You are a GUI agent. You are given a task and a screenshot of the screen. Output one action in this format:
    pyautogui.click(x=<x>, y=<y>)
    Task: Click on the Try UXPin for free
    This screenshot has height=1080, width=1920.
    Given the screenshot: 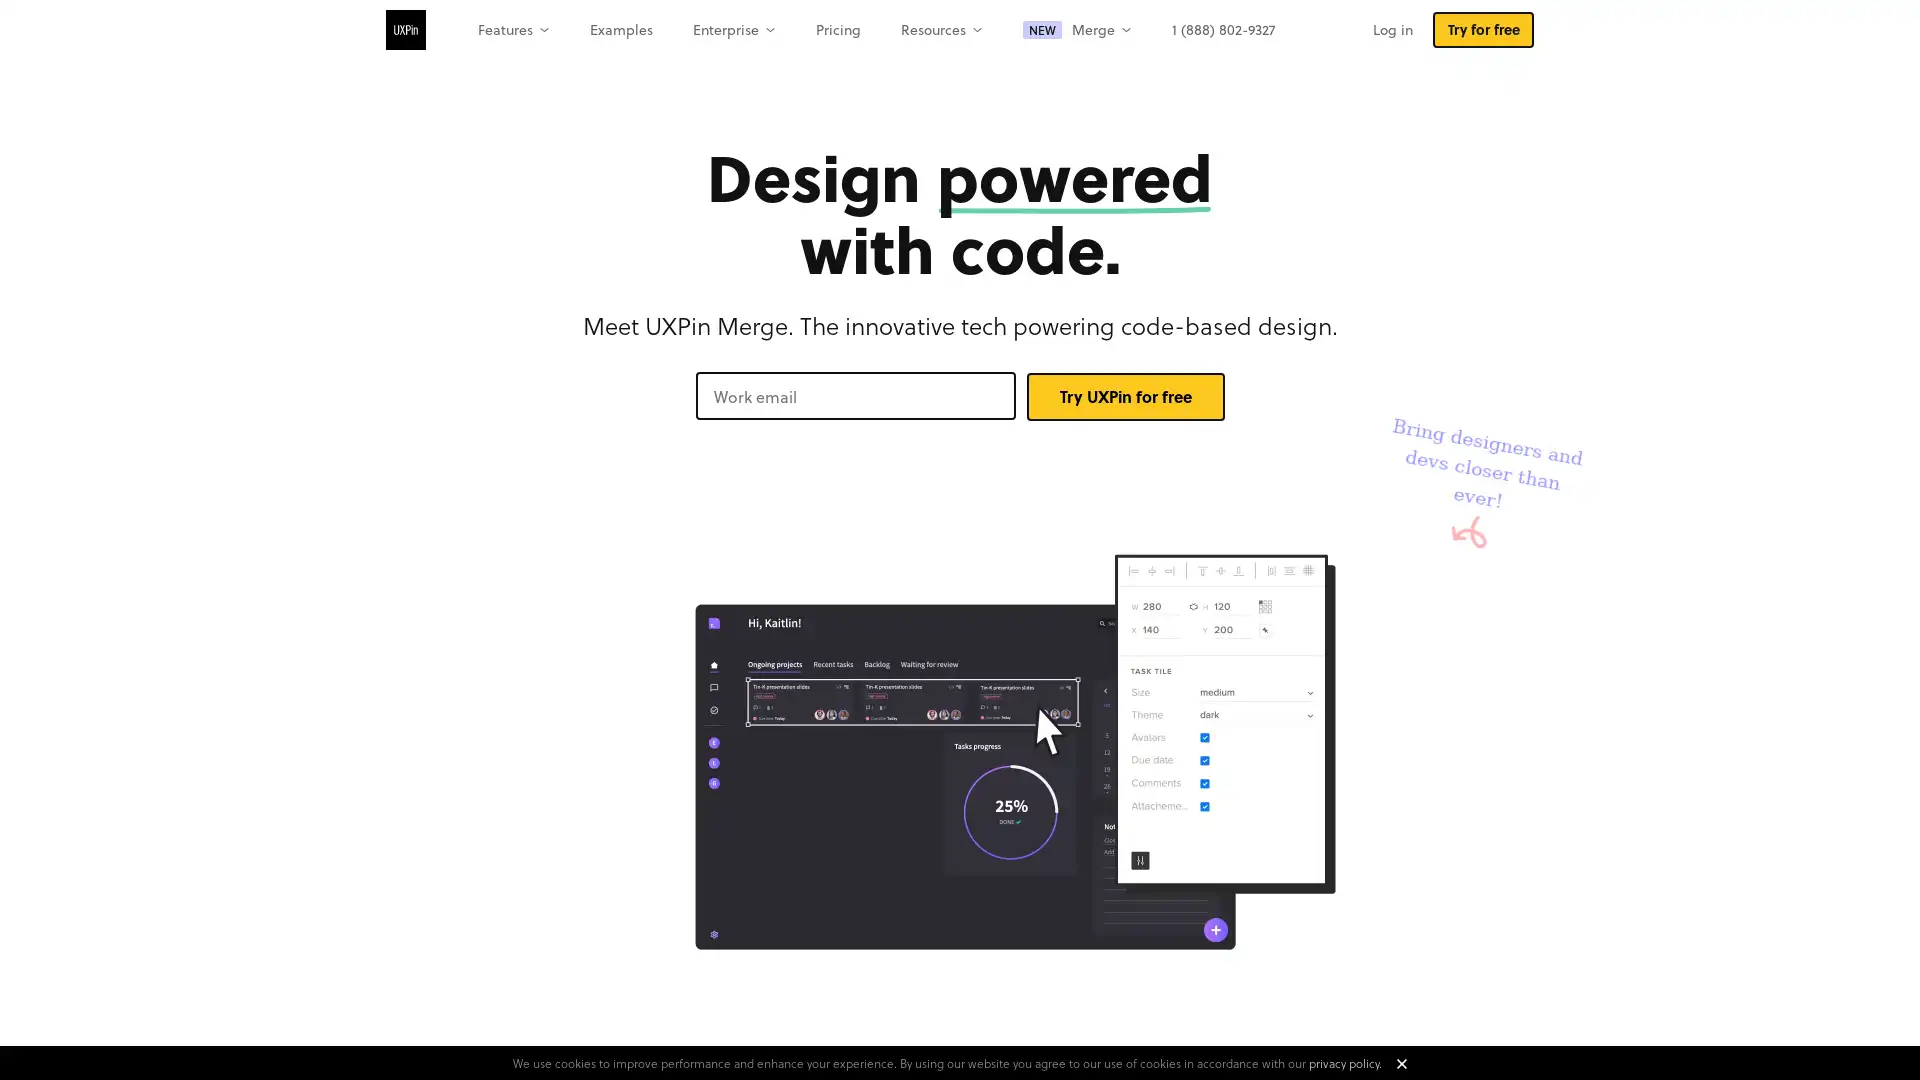 What is the action you would take?
    pyautogui.click(x=1124, y=396)
    